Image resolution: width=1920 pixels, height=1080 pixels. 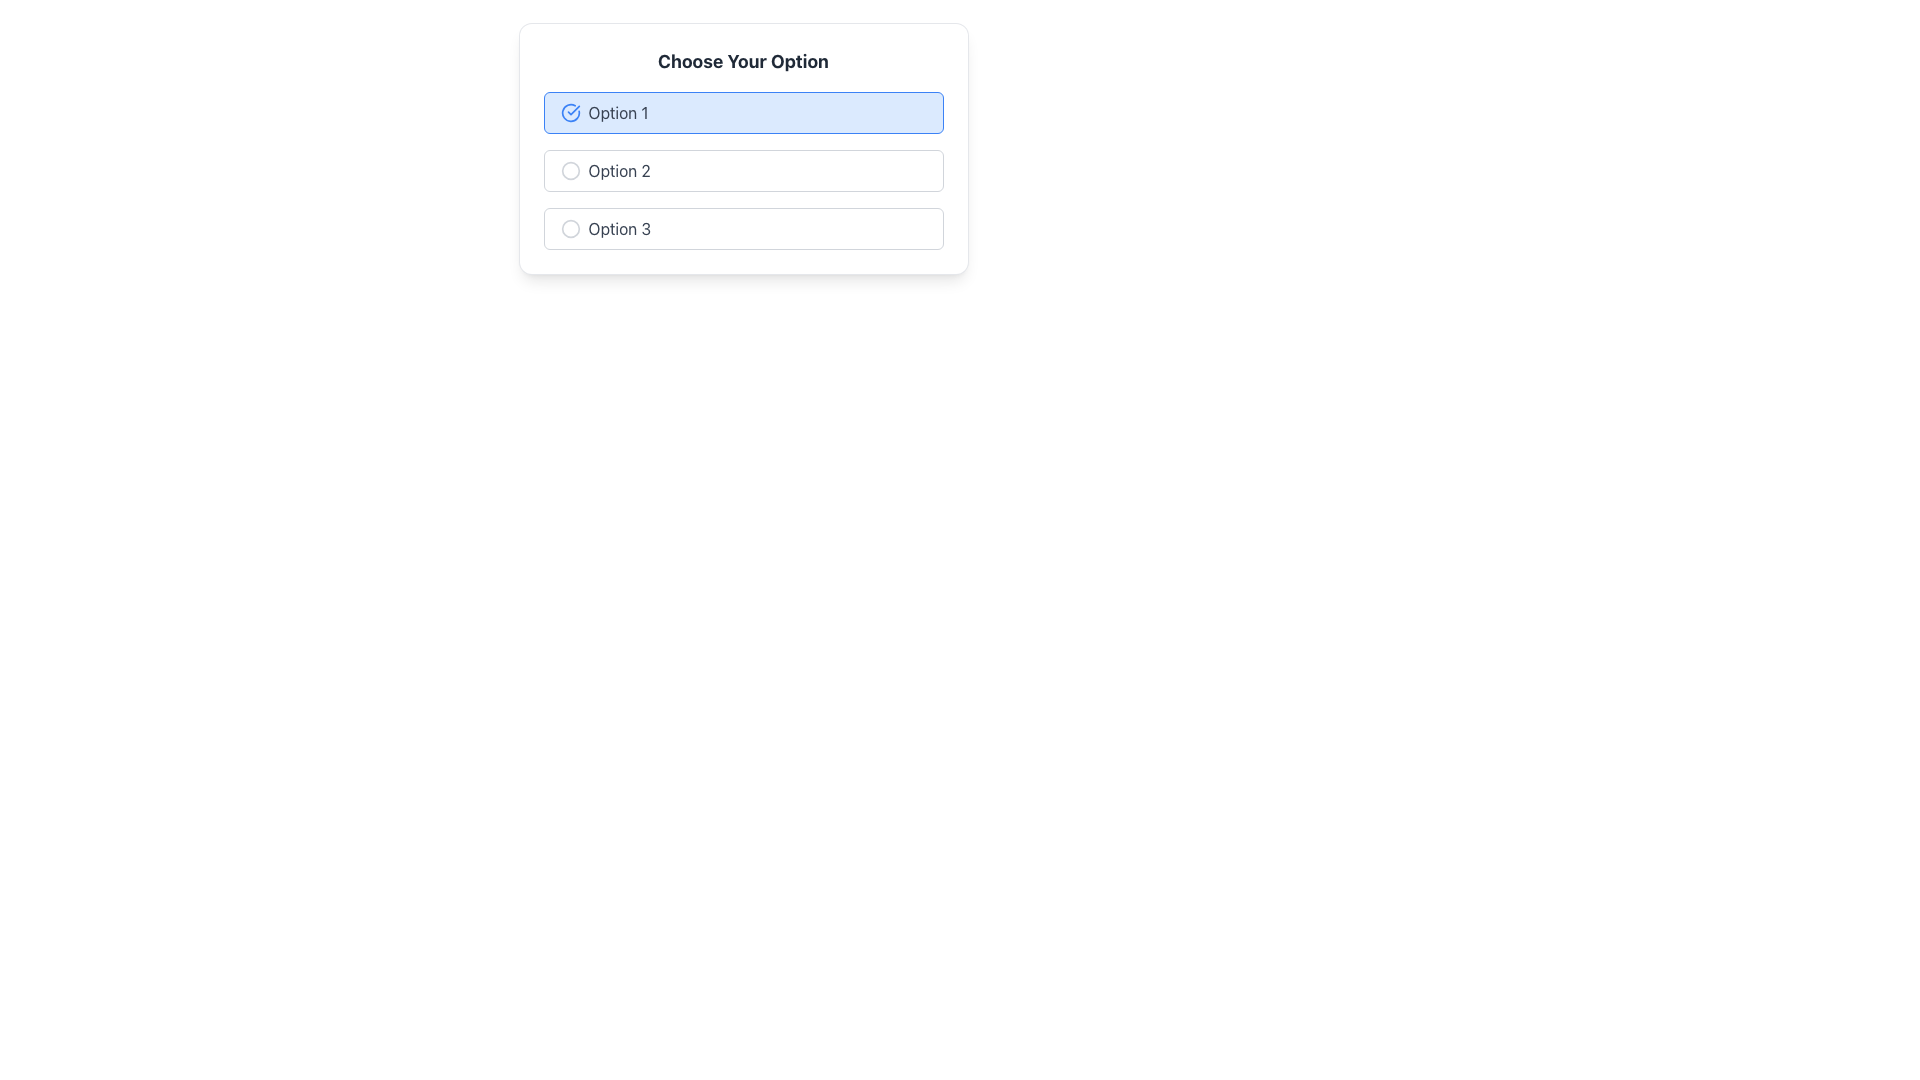 What do you see at coordinates (742, 148) in the screenshot?
I see `the 'Option 1' in the Selection Panel titled 'Choose Your Option'` at bounding box center [742, 148].